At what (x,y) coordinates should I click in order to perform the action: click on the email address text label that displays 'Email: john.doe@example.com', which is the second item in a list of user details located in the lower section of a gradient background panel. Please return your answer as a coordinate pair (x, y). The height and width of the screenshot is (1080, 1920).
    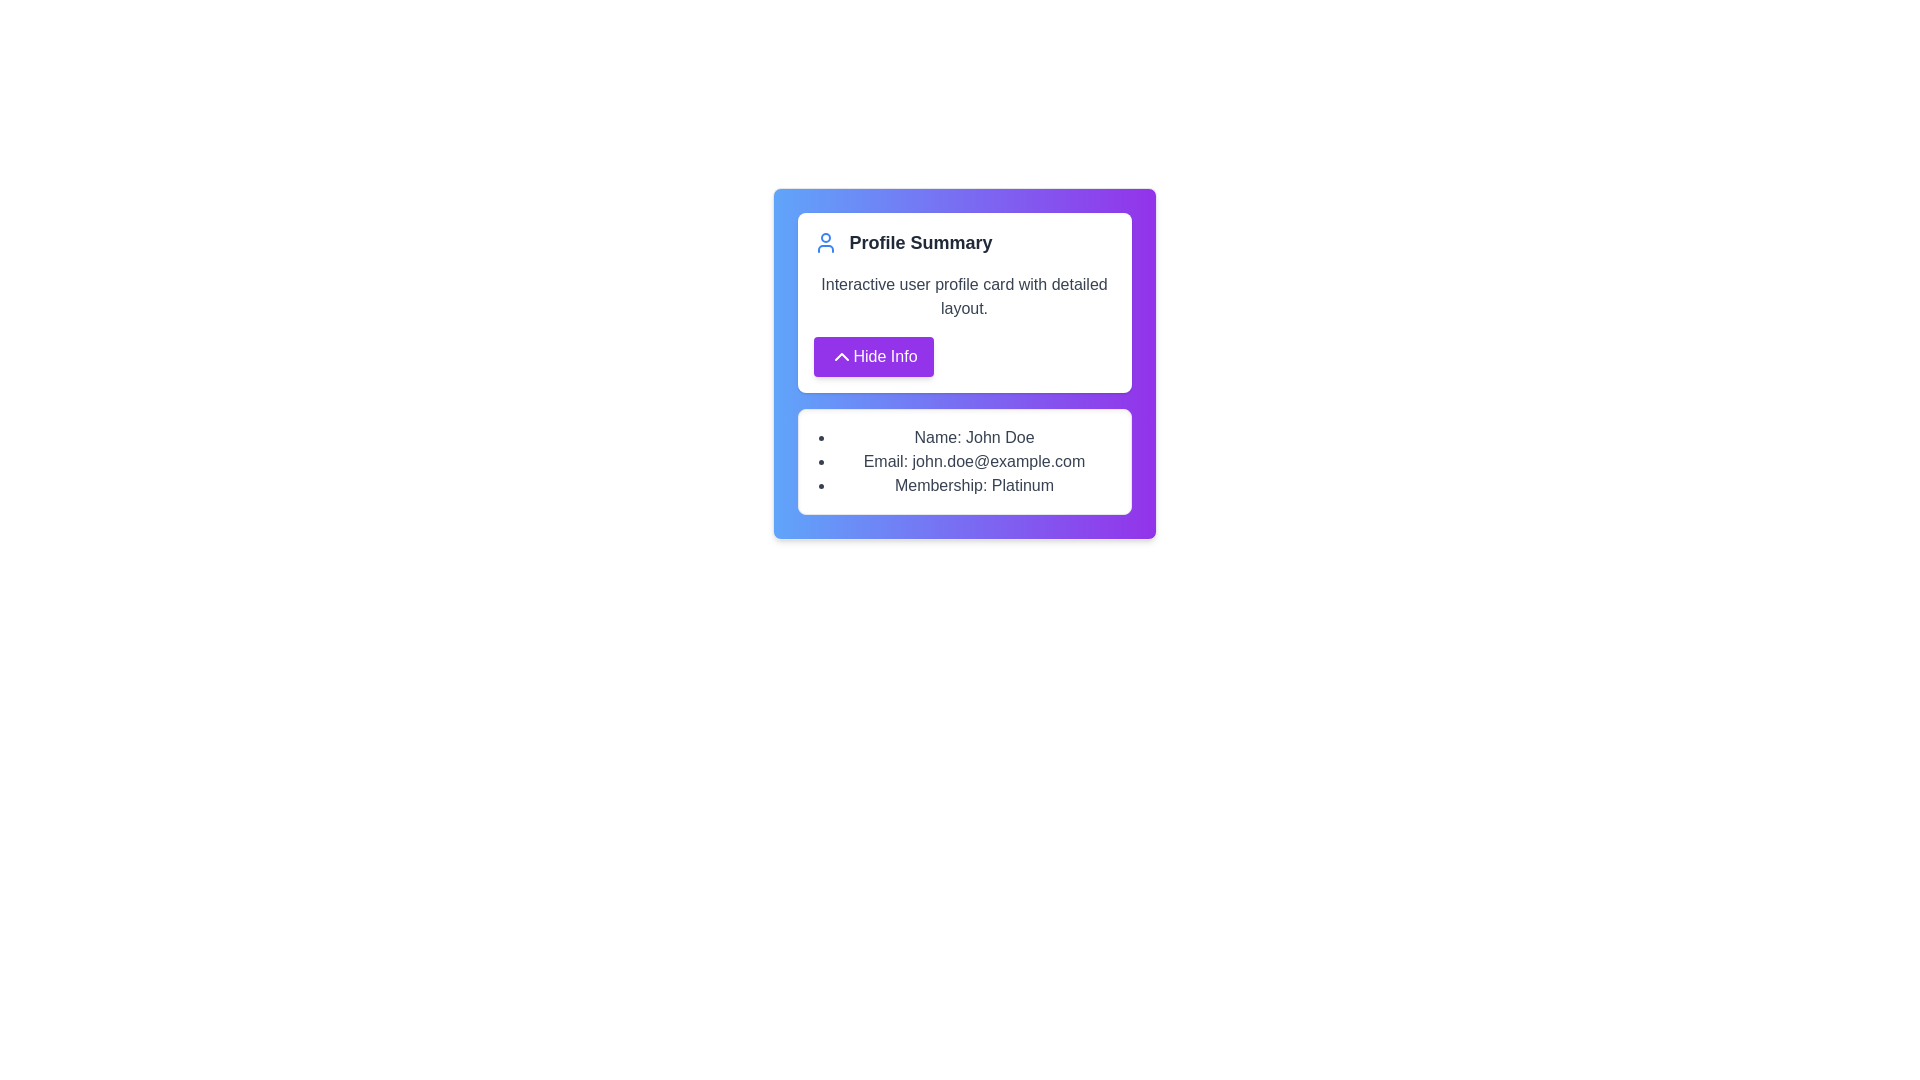
    Looking at the image, I should click on (974, 462).